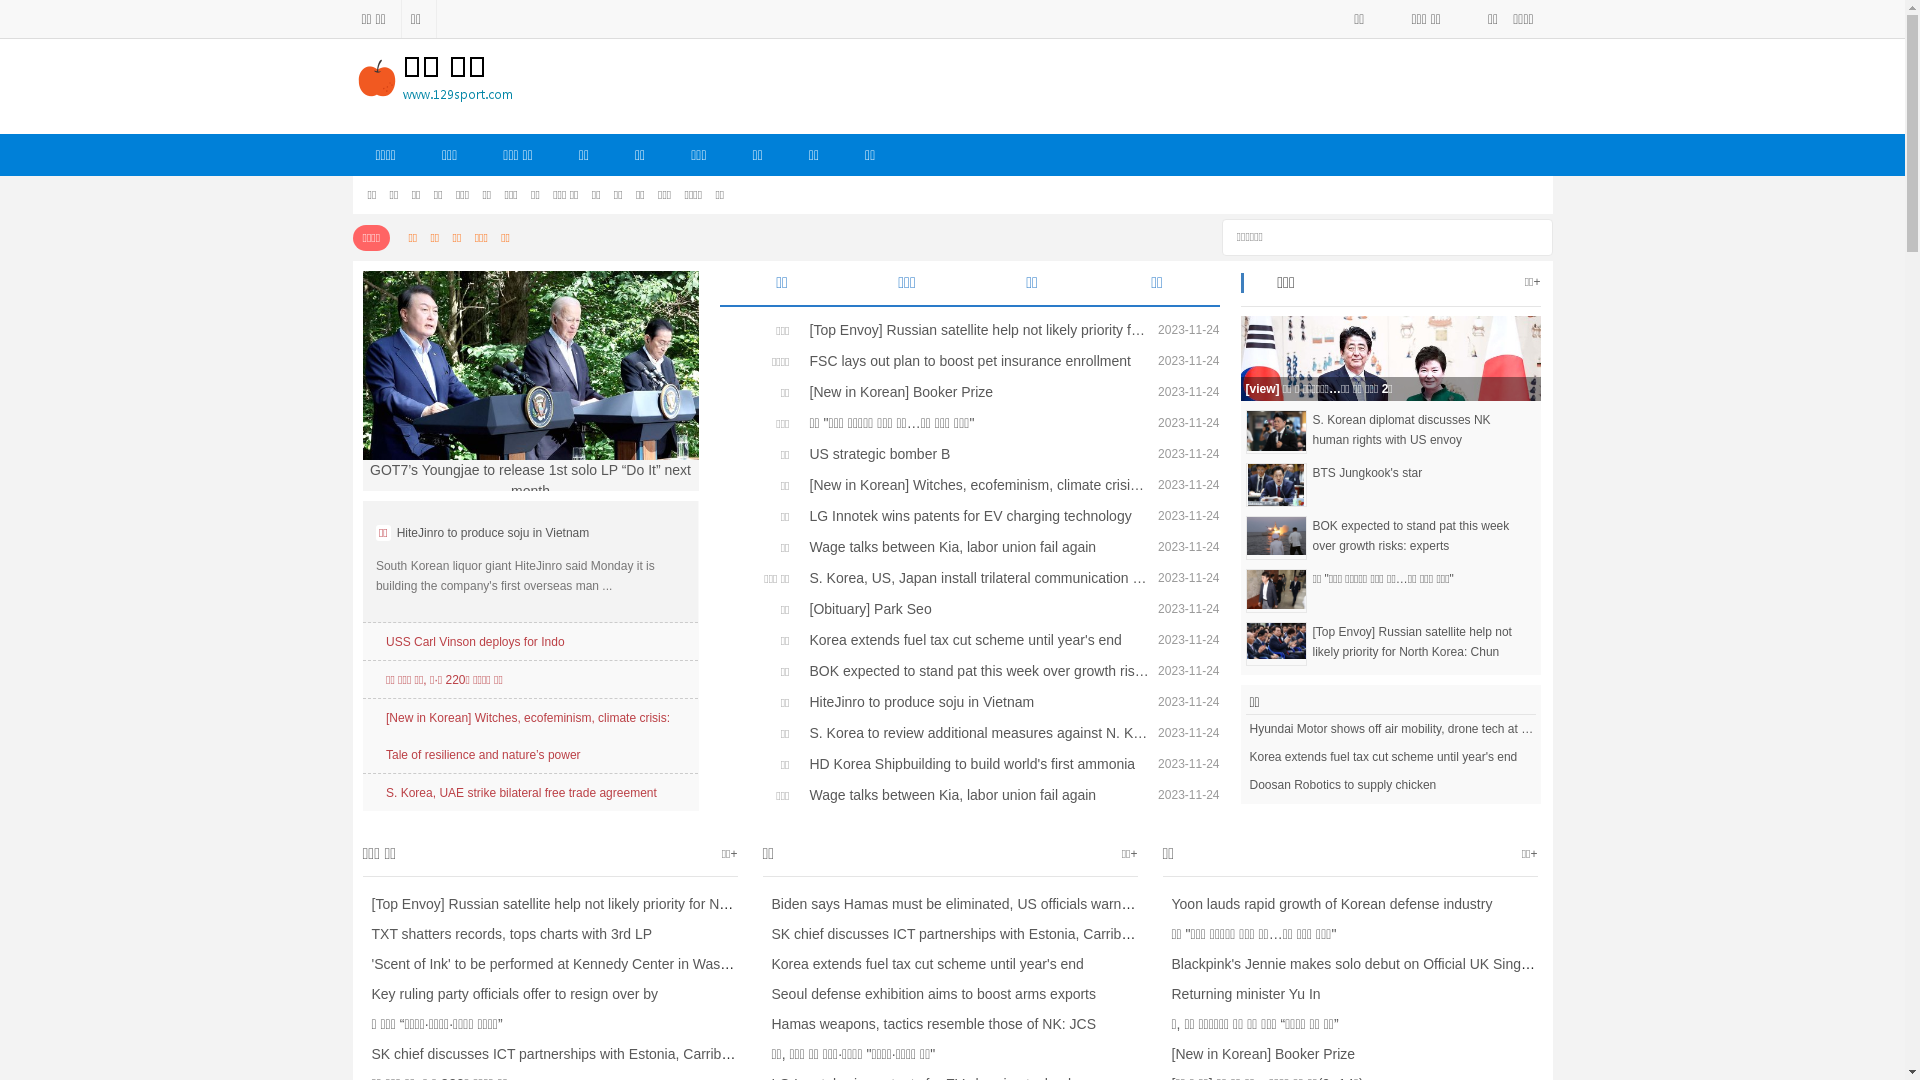 Image resolution: width=1920 pixels, height=1080 pixels. Describe the element at coordinates (509, 994) in the screenshot. I see `'Key ruling party officials offer to resign over by'` at that location.